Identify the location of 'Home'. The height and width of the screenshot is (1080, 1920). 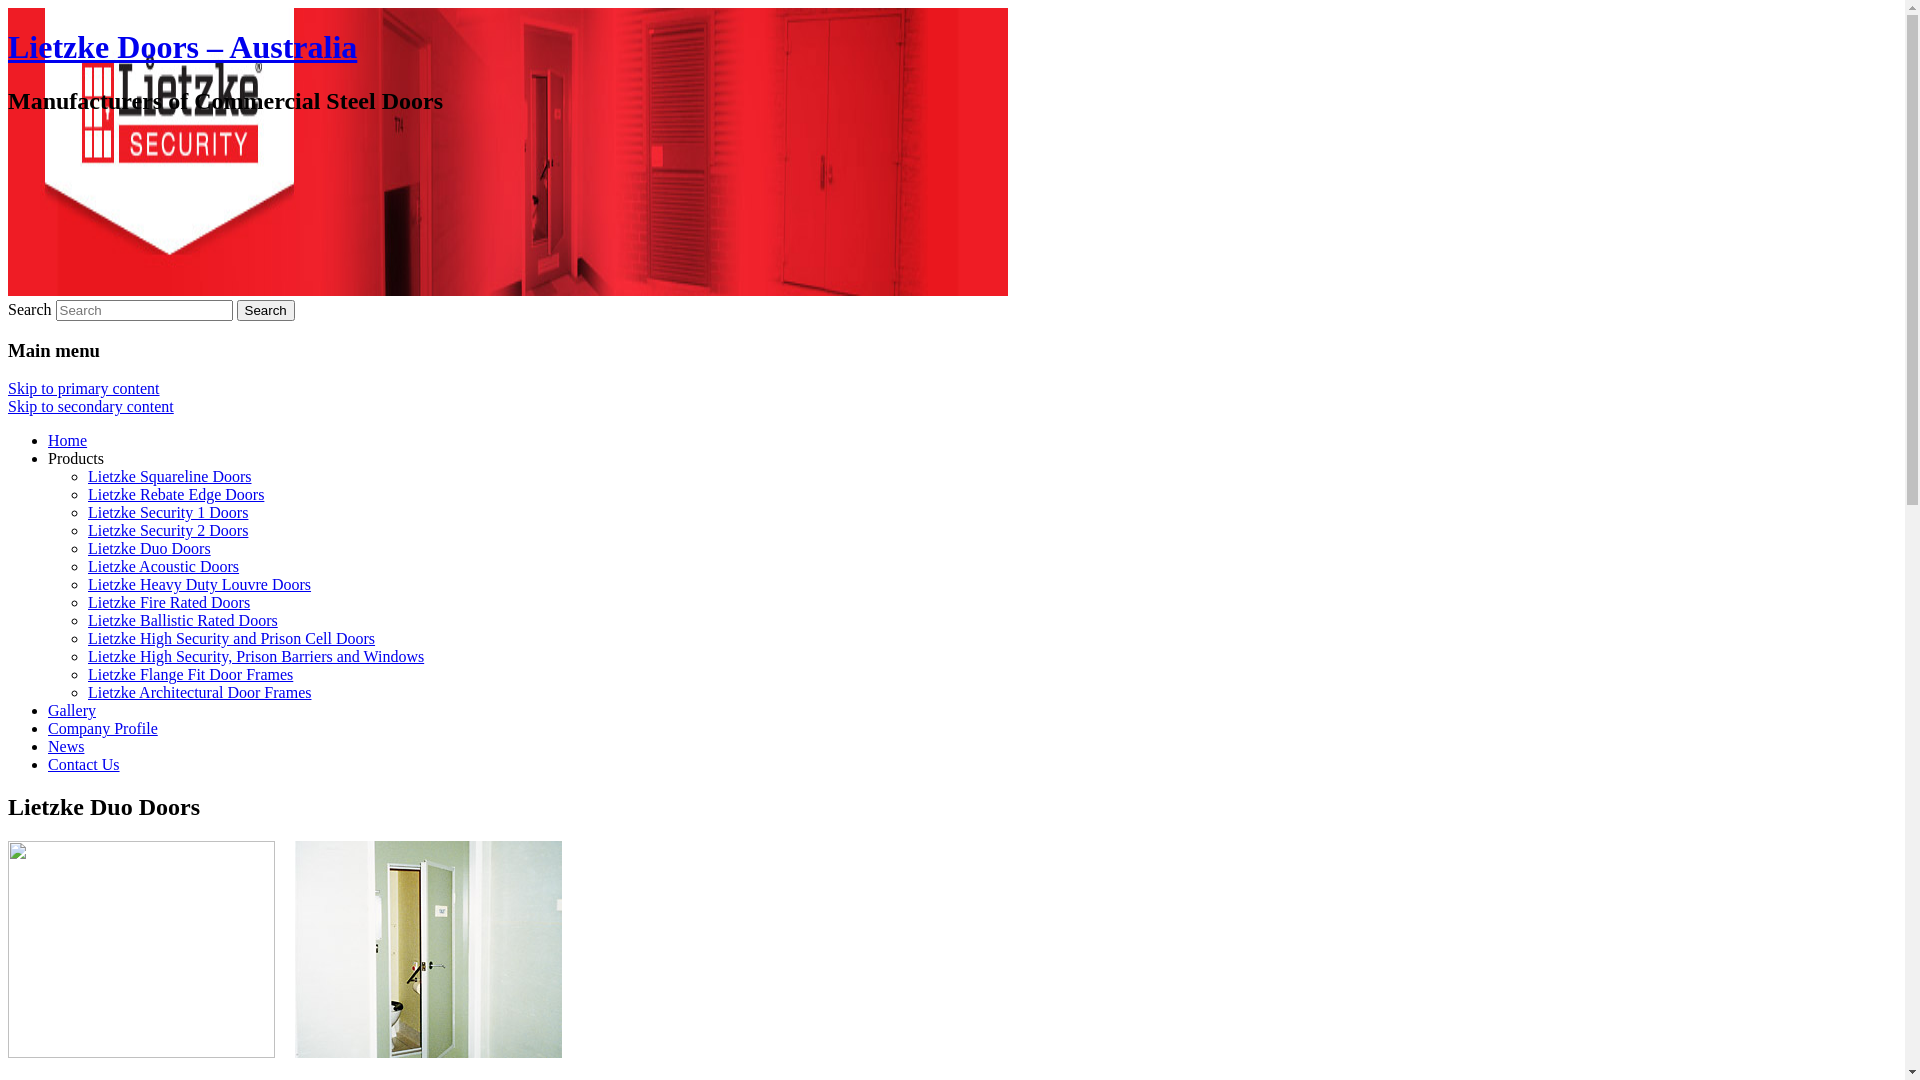
(67, 439).